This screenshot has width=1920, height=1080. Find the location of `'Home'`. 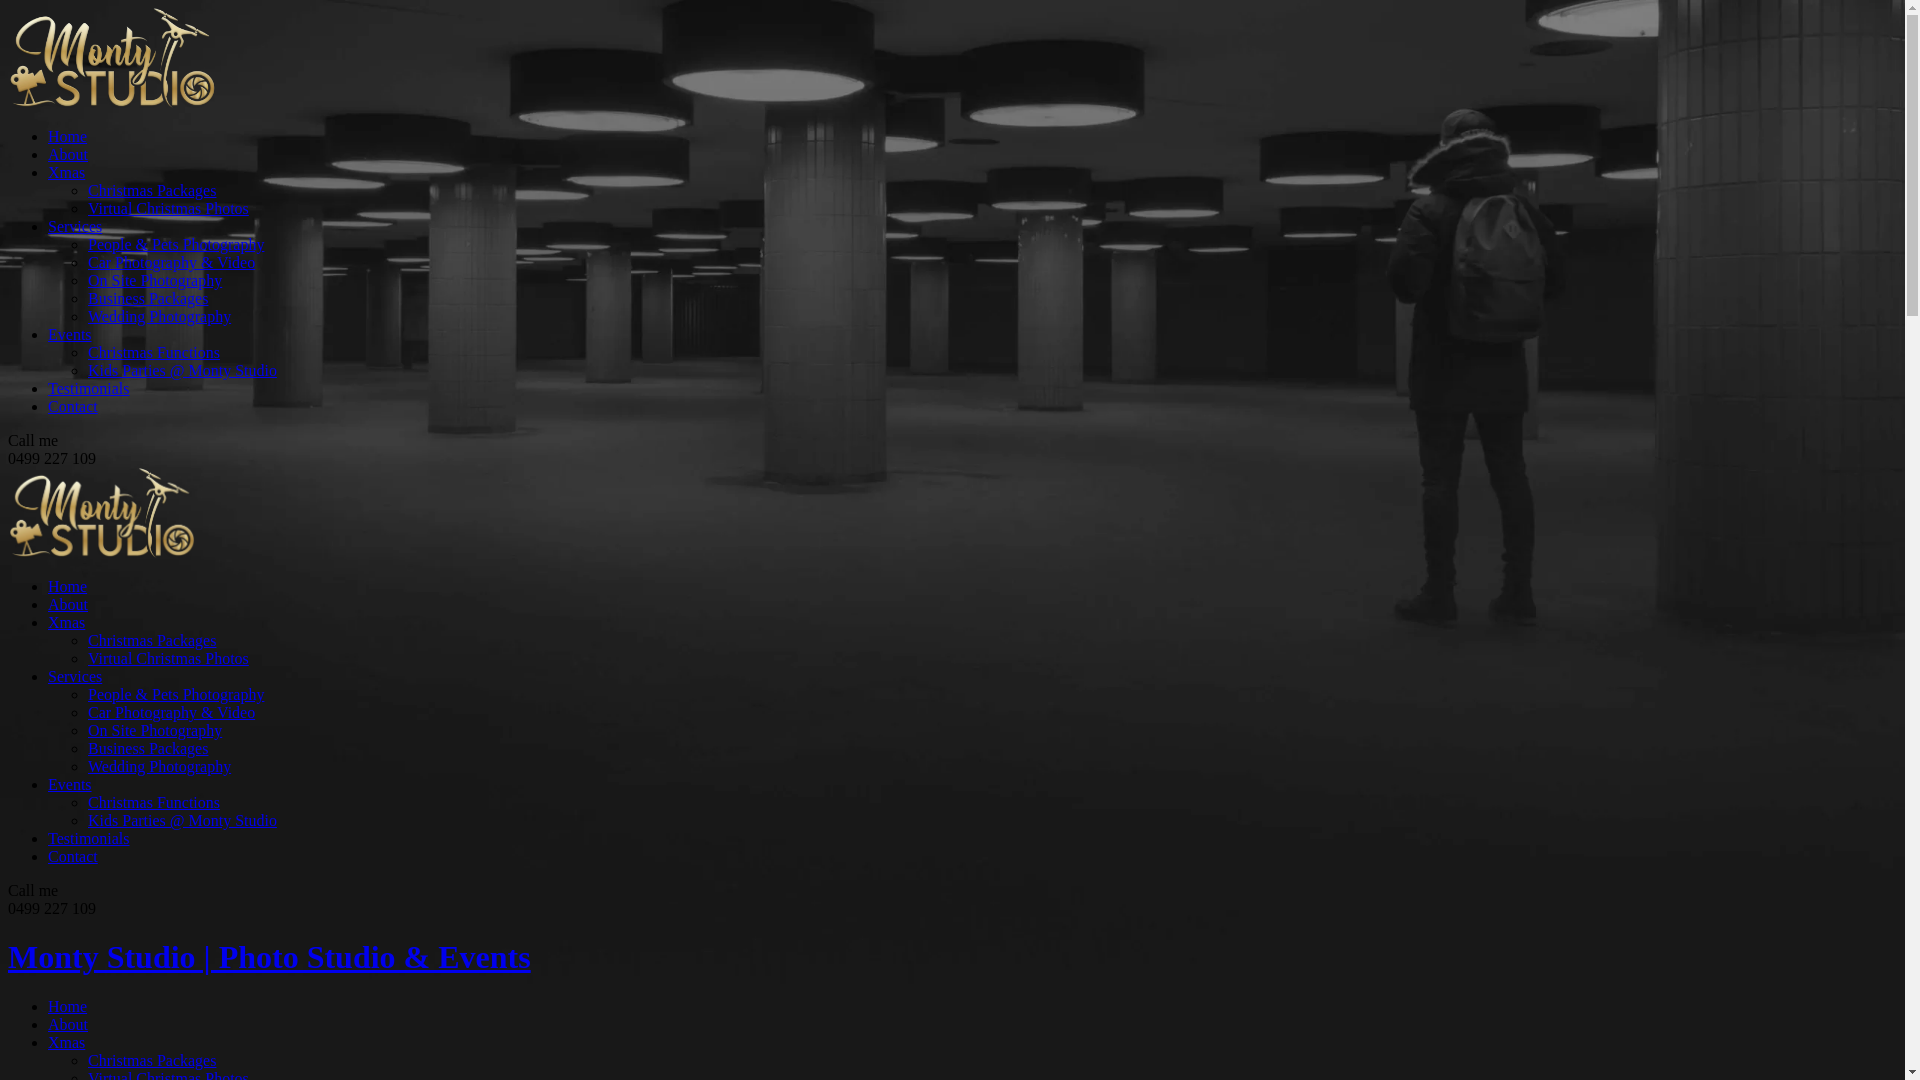

'Home' is located at coordinates (67, 1006).